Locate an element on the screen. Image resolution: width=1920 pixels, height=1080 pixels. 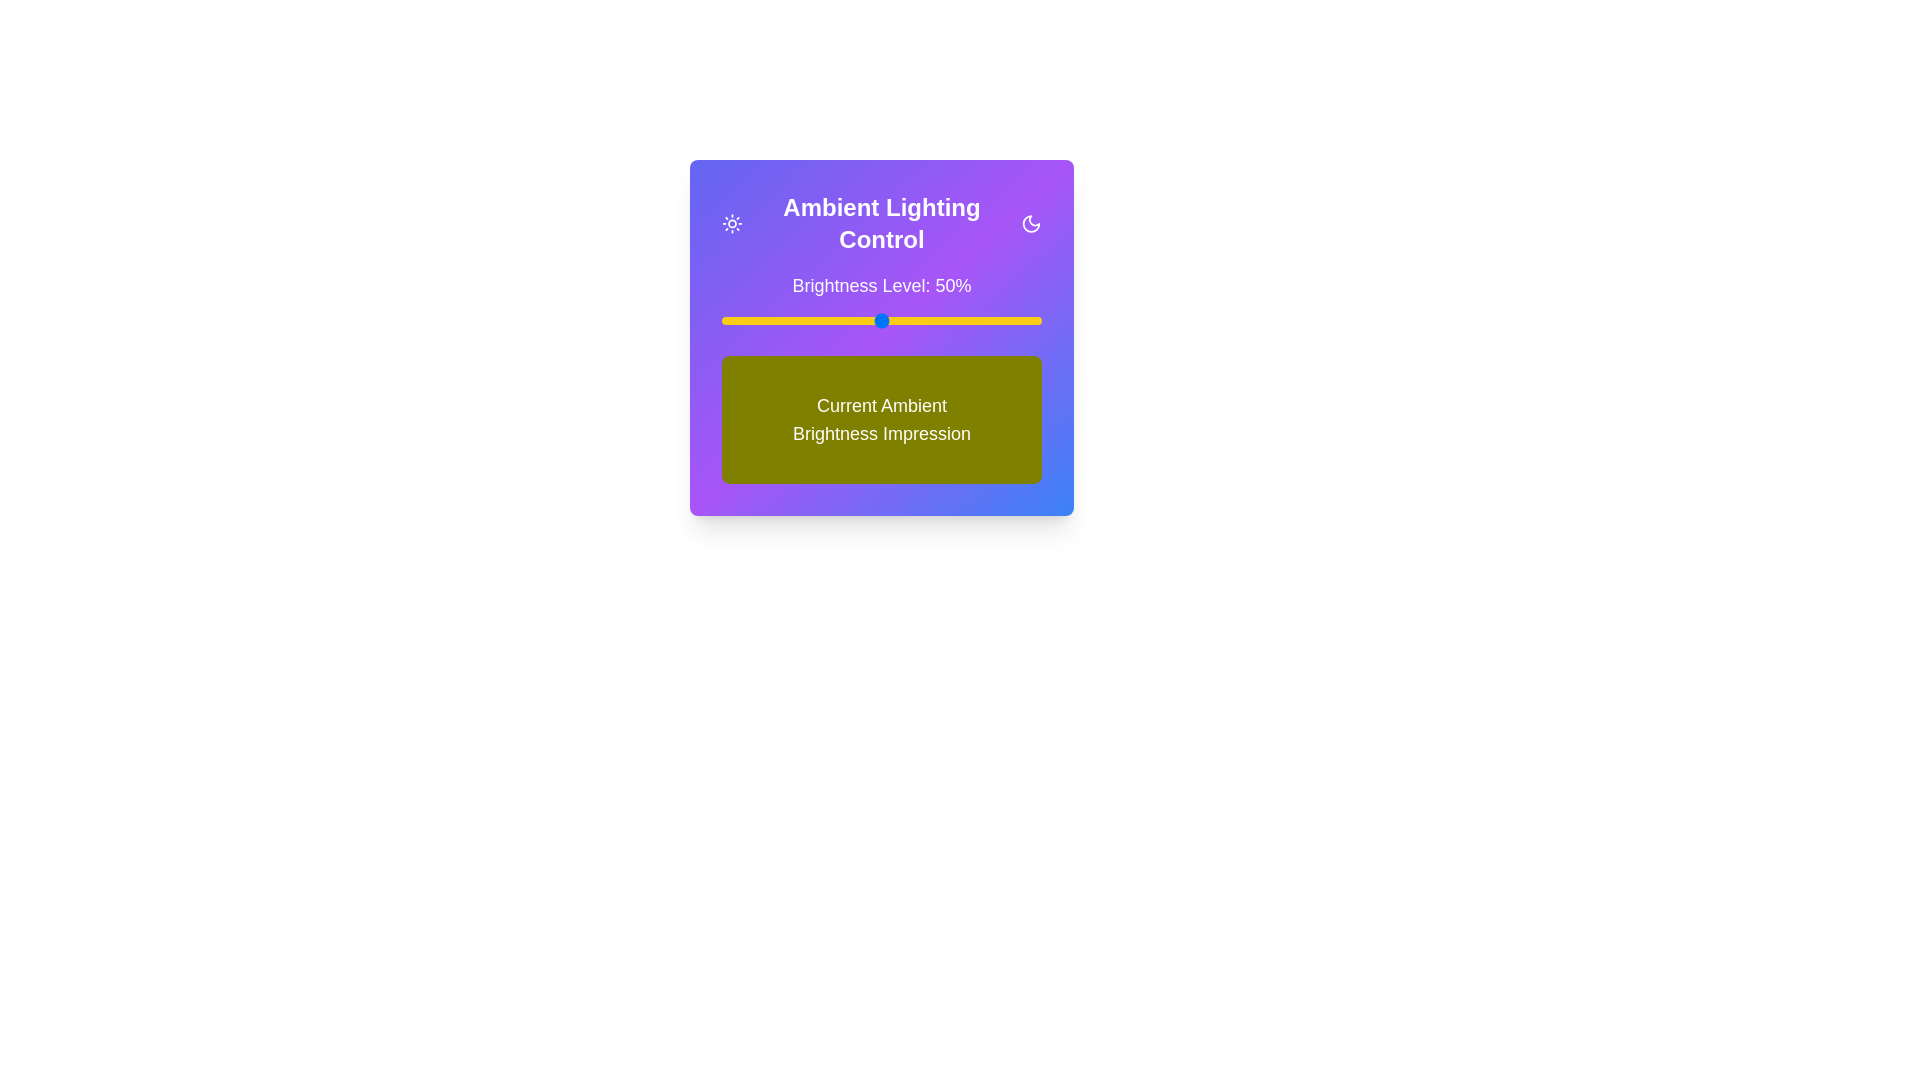
the brightness level to 78% by moving the slider is located at coordinates (971, 319).